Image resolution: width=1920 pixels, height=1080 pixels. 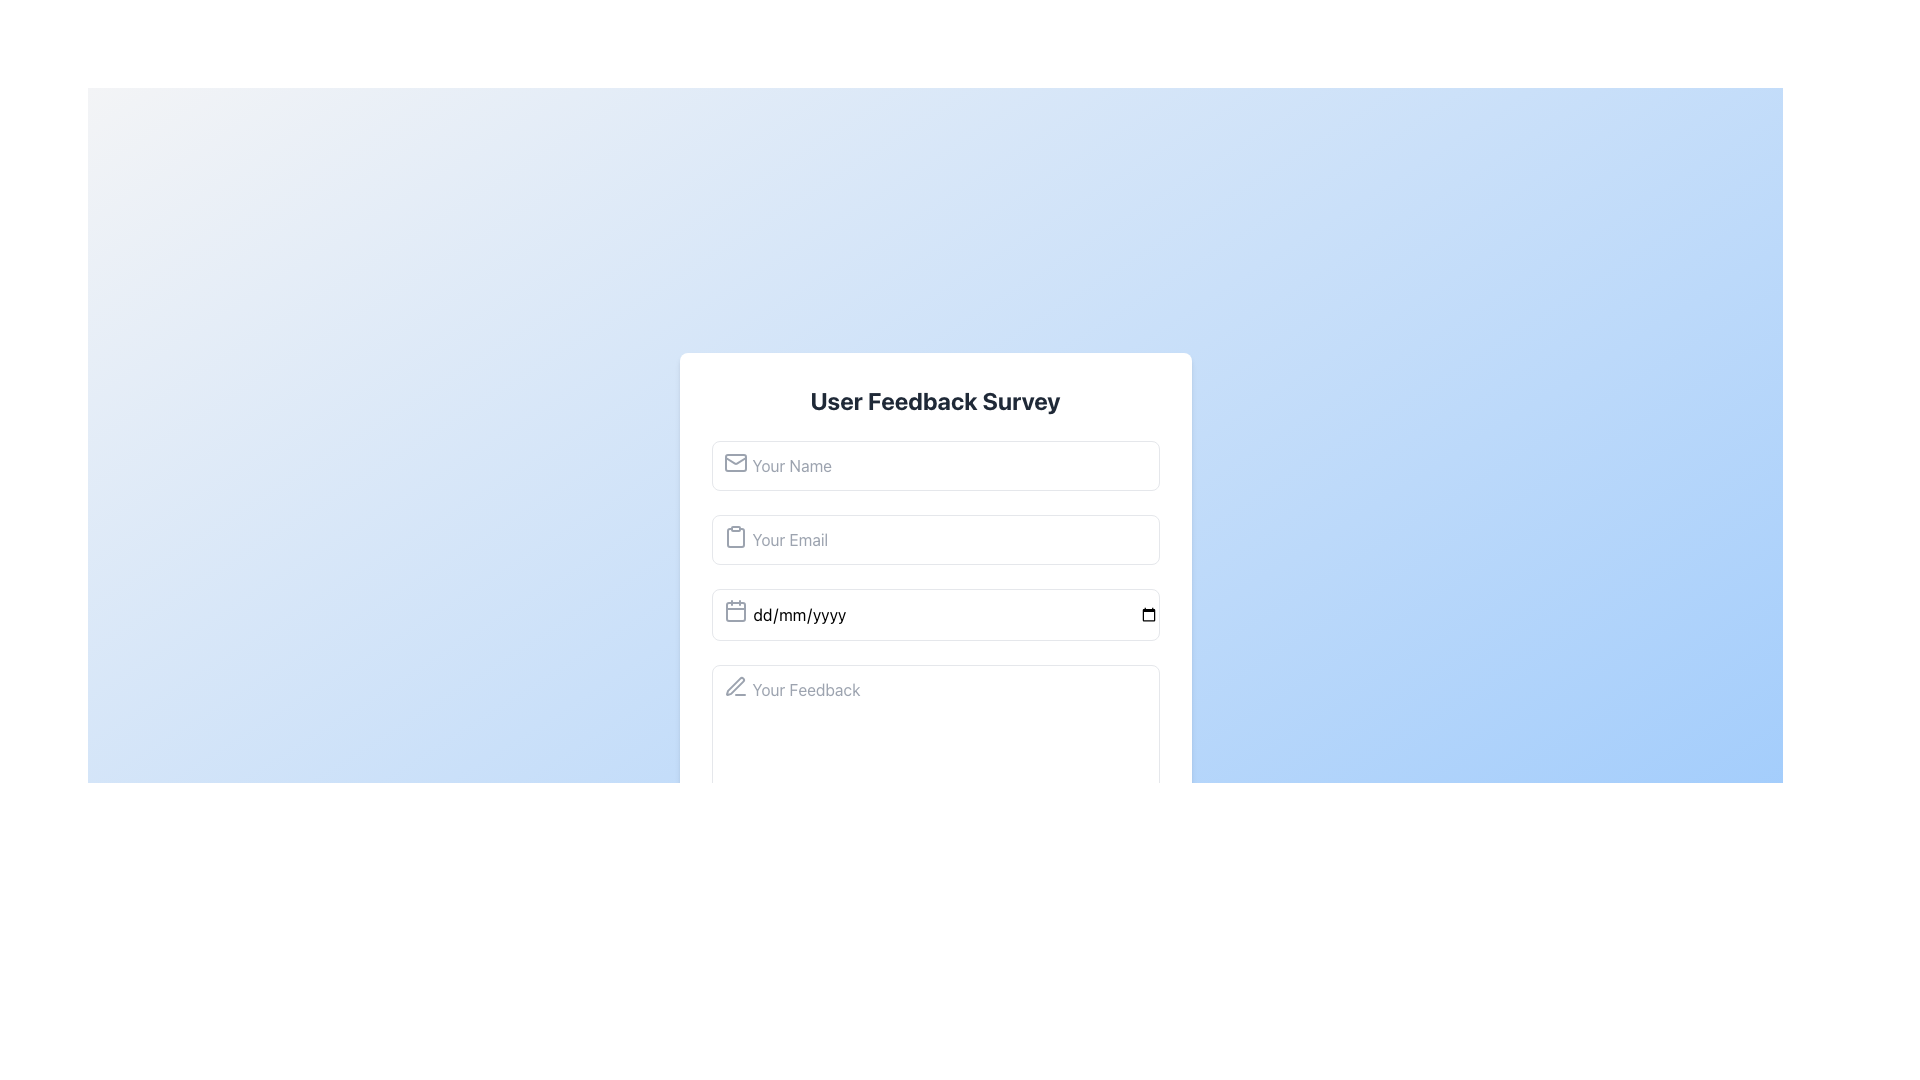 What do you see at coordinates (934, 466) in the screenshot?
I see `the input field labeled 'Your Name' to focus on it` at bounding box center [934, 466].